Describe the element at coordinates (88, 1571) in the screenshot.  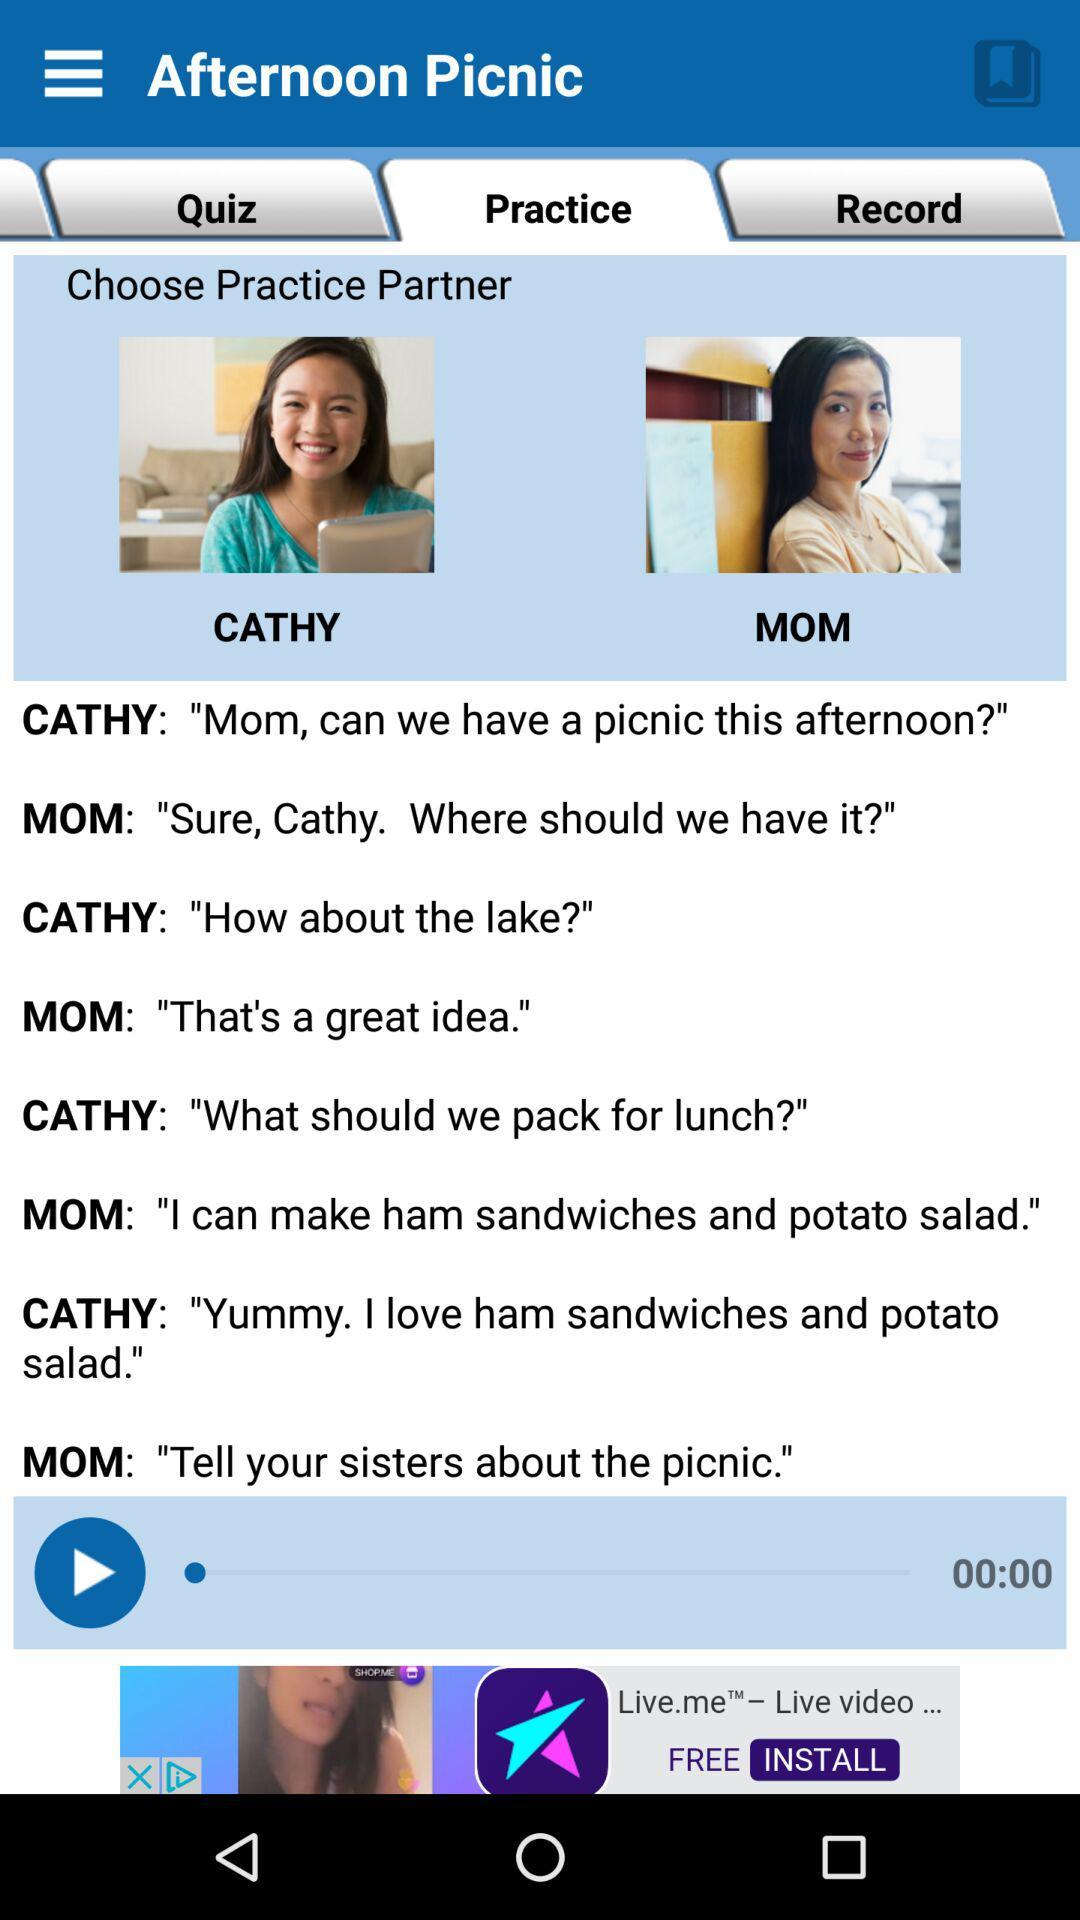
I see `this` at that location.